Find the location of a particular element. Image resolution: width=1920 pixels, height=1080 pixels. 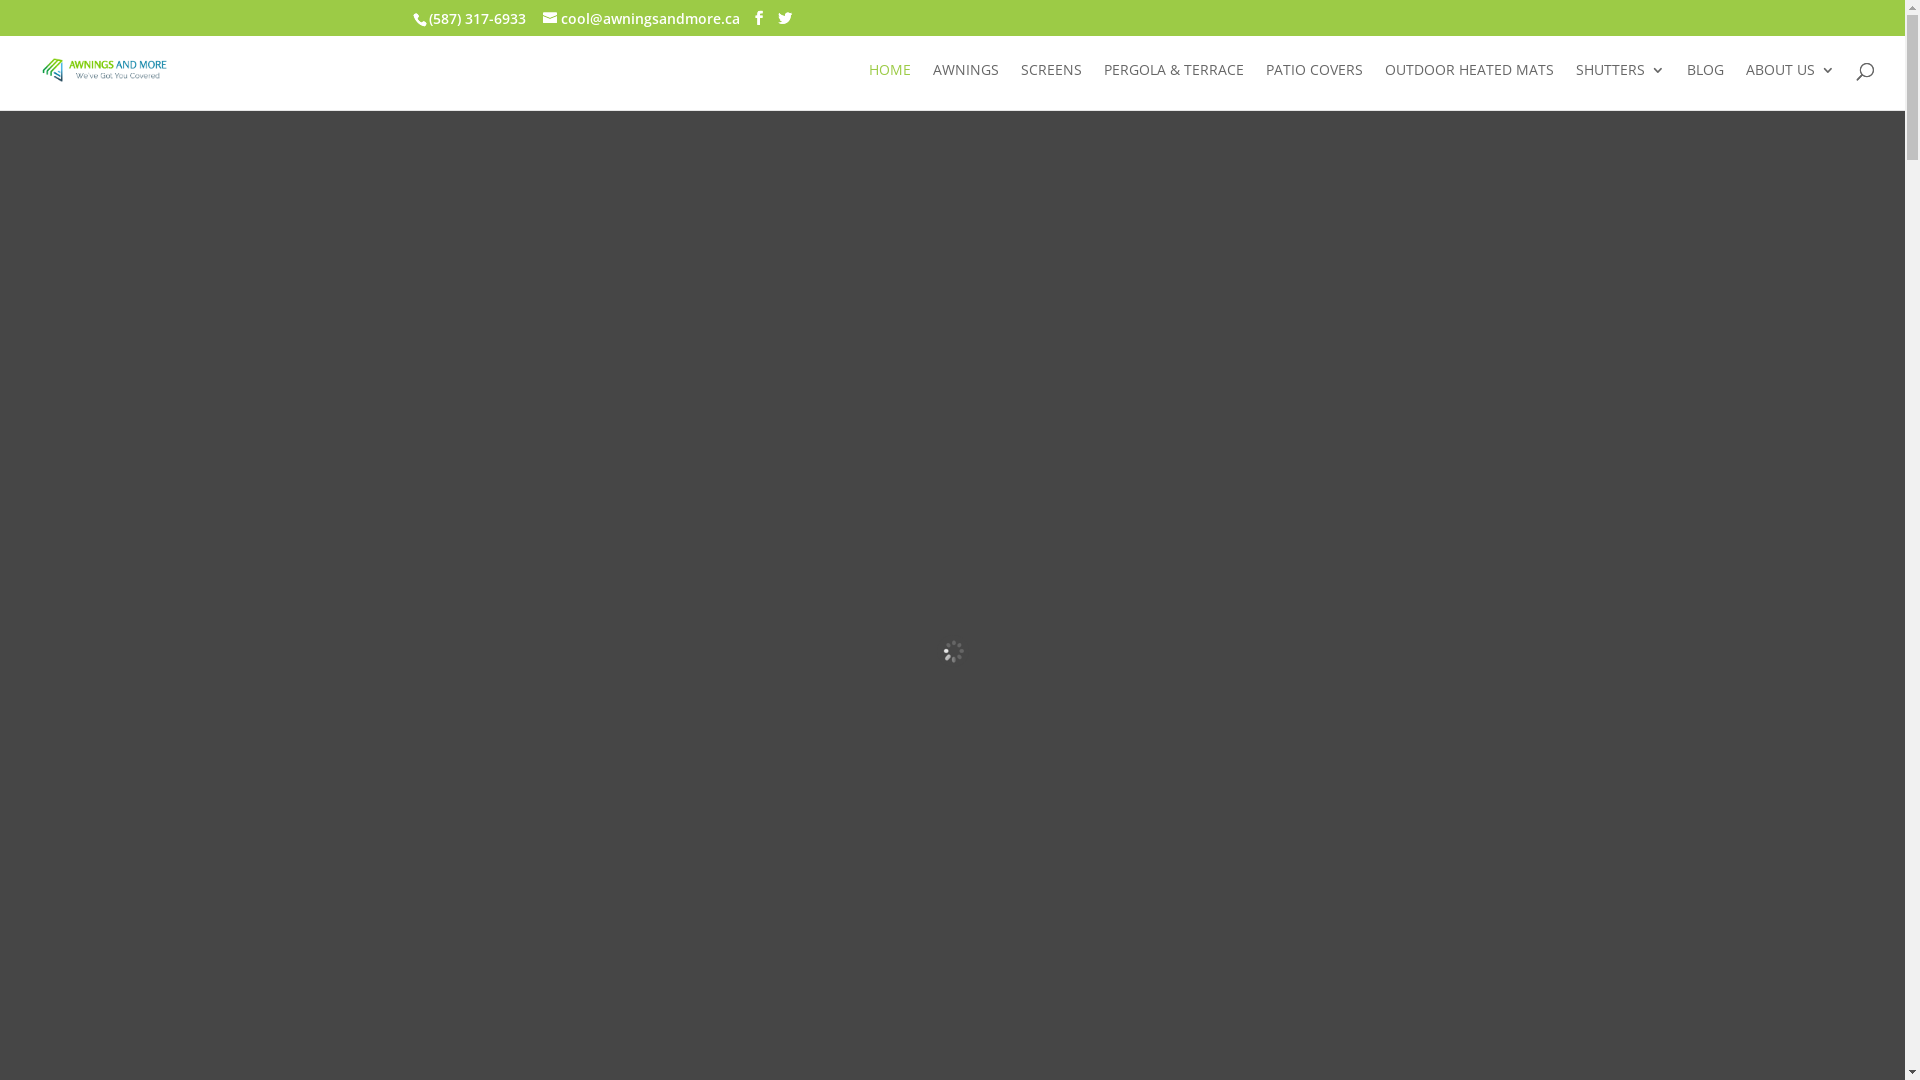

'BLOG' is located at coordinates (1704, 85).